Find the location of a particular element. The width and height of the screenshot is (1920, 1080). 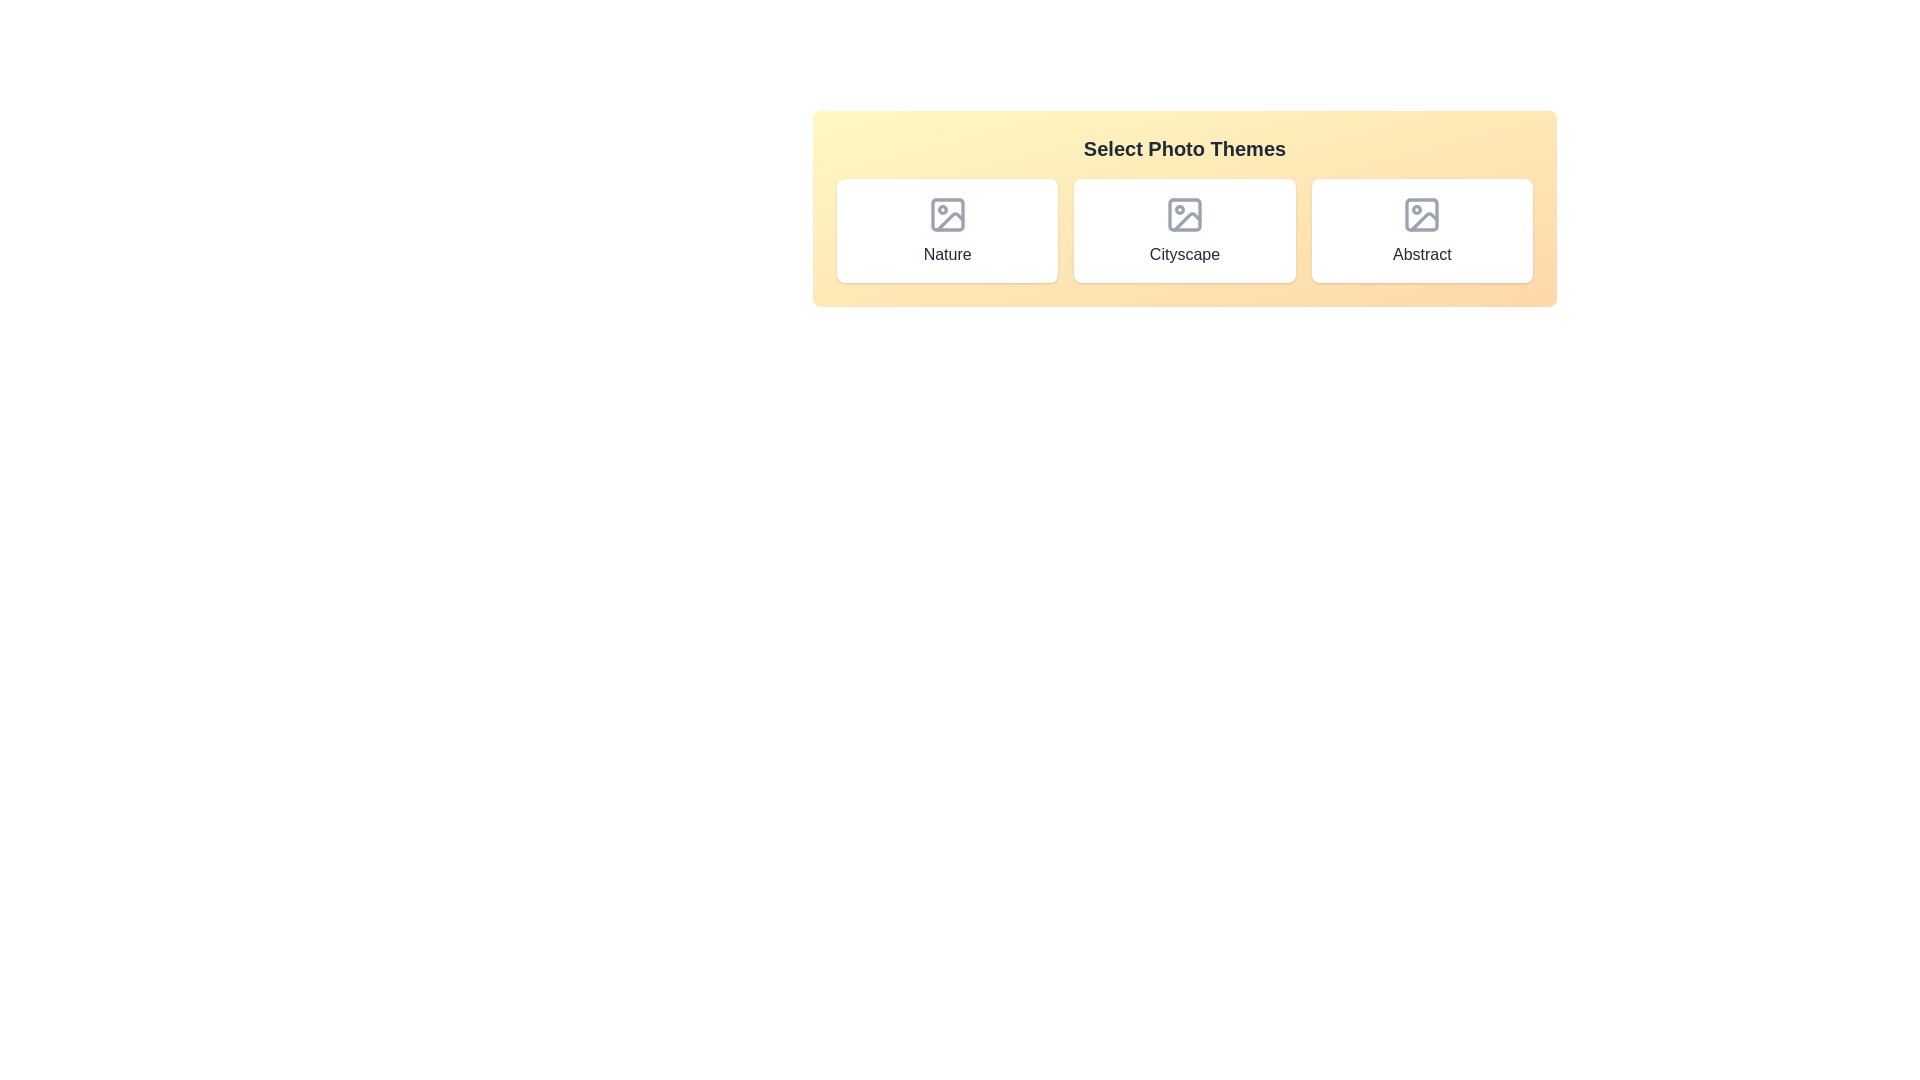

the chip labeled Abstract is located at coordinates (1421, 230).